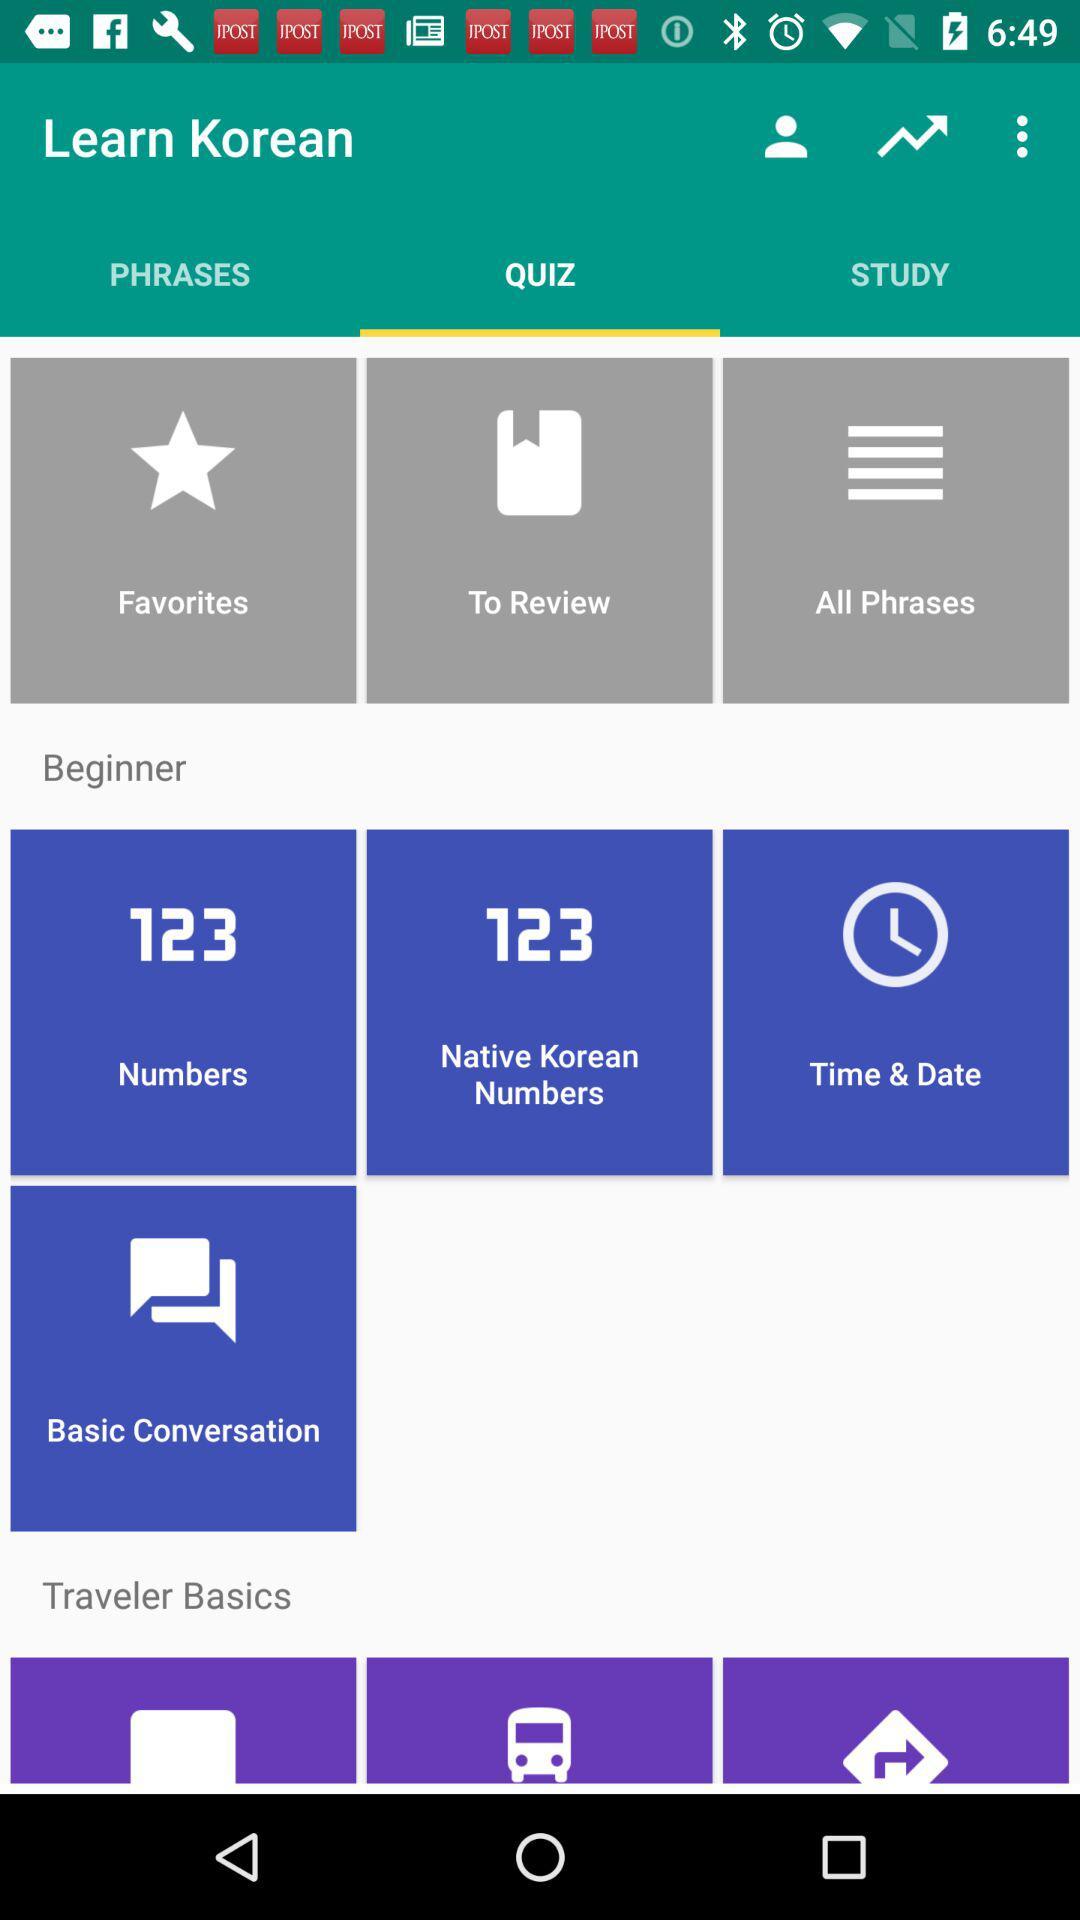 The image size is (1080, 1920). What do you see at coordinates (540, 272) in the screenshot?
I see `quiz` at bounding box center [540, 272].